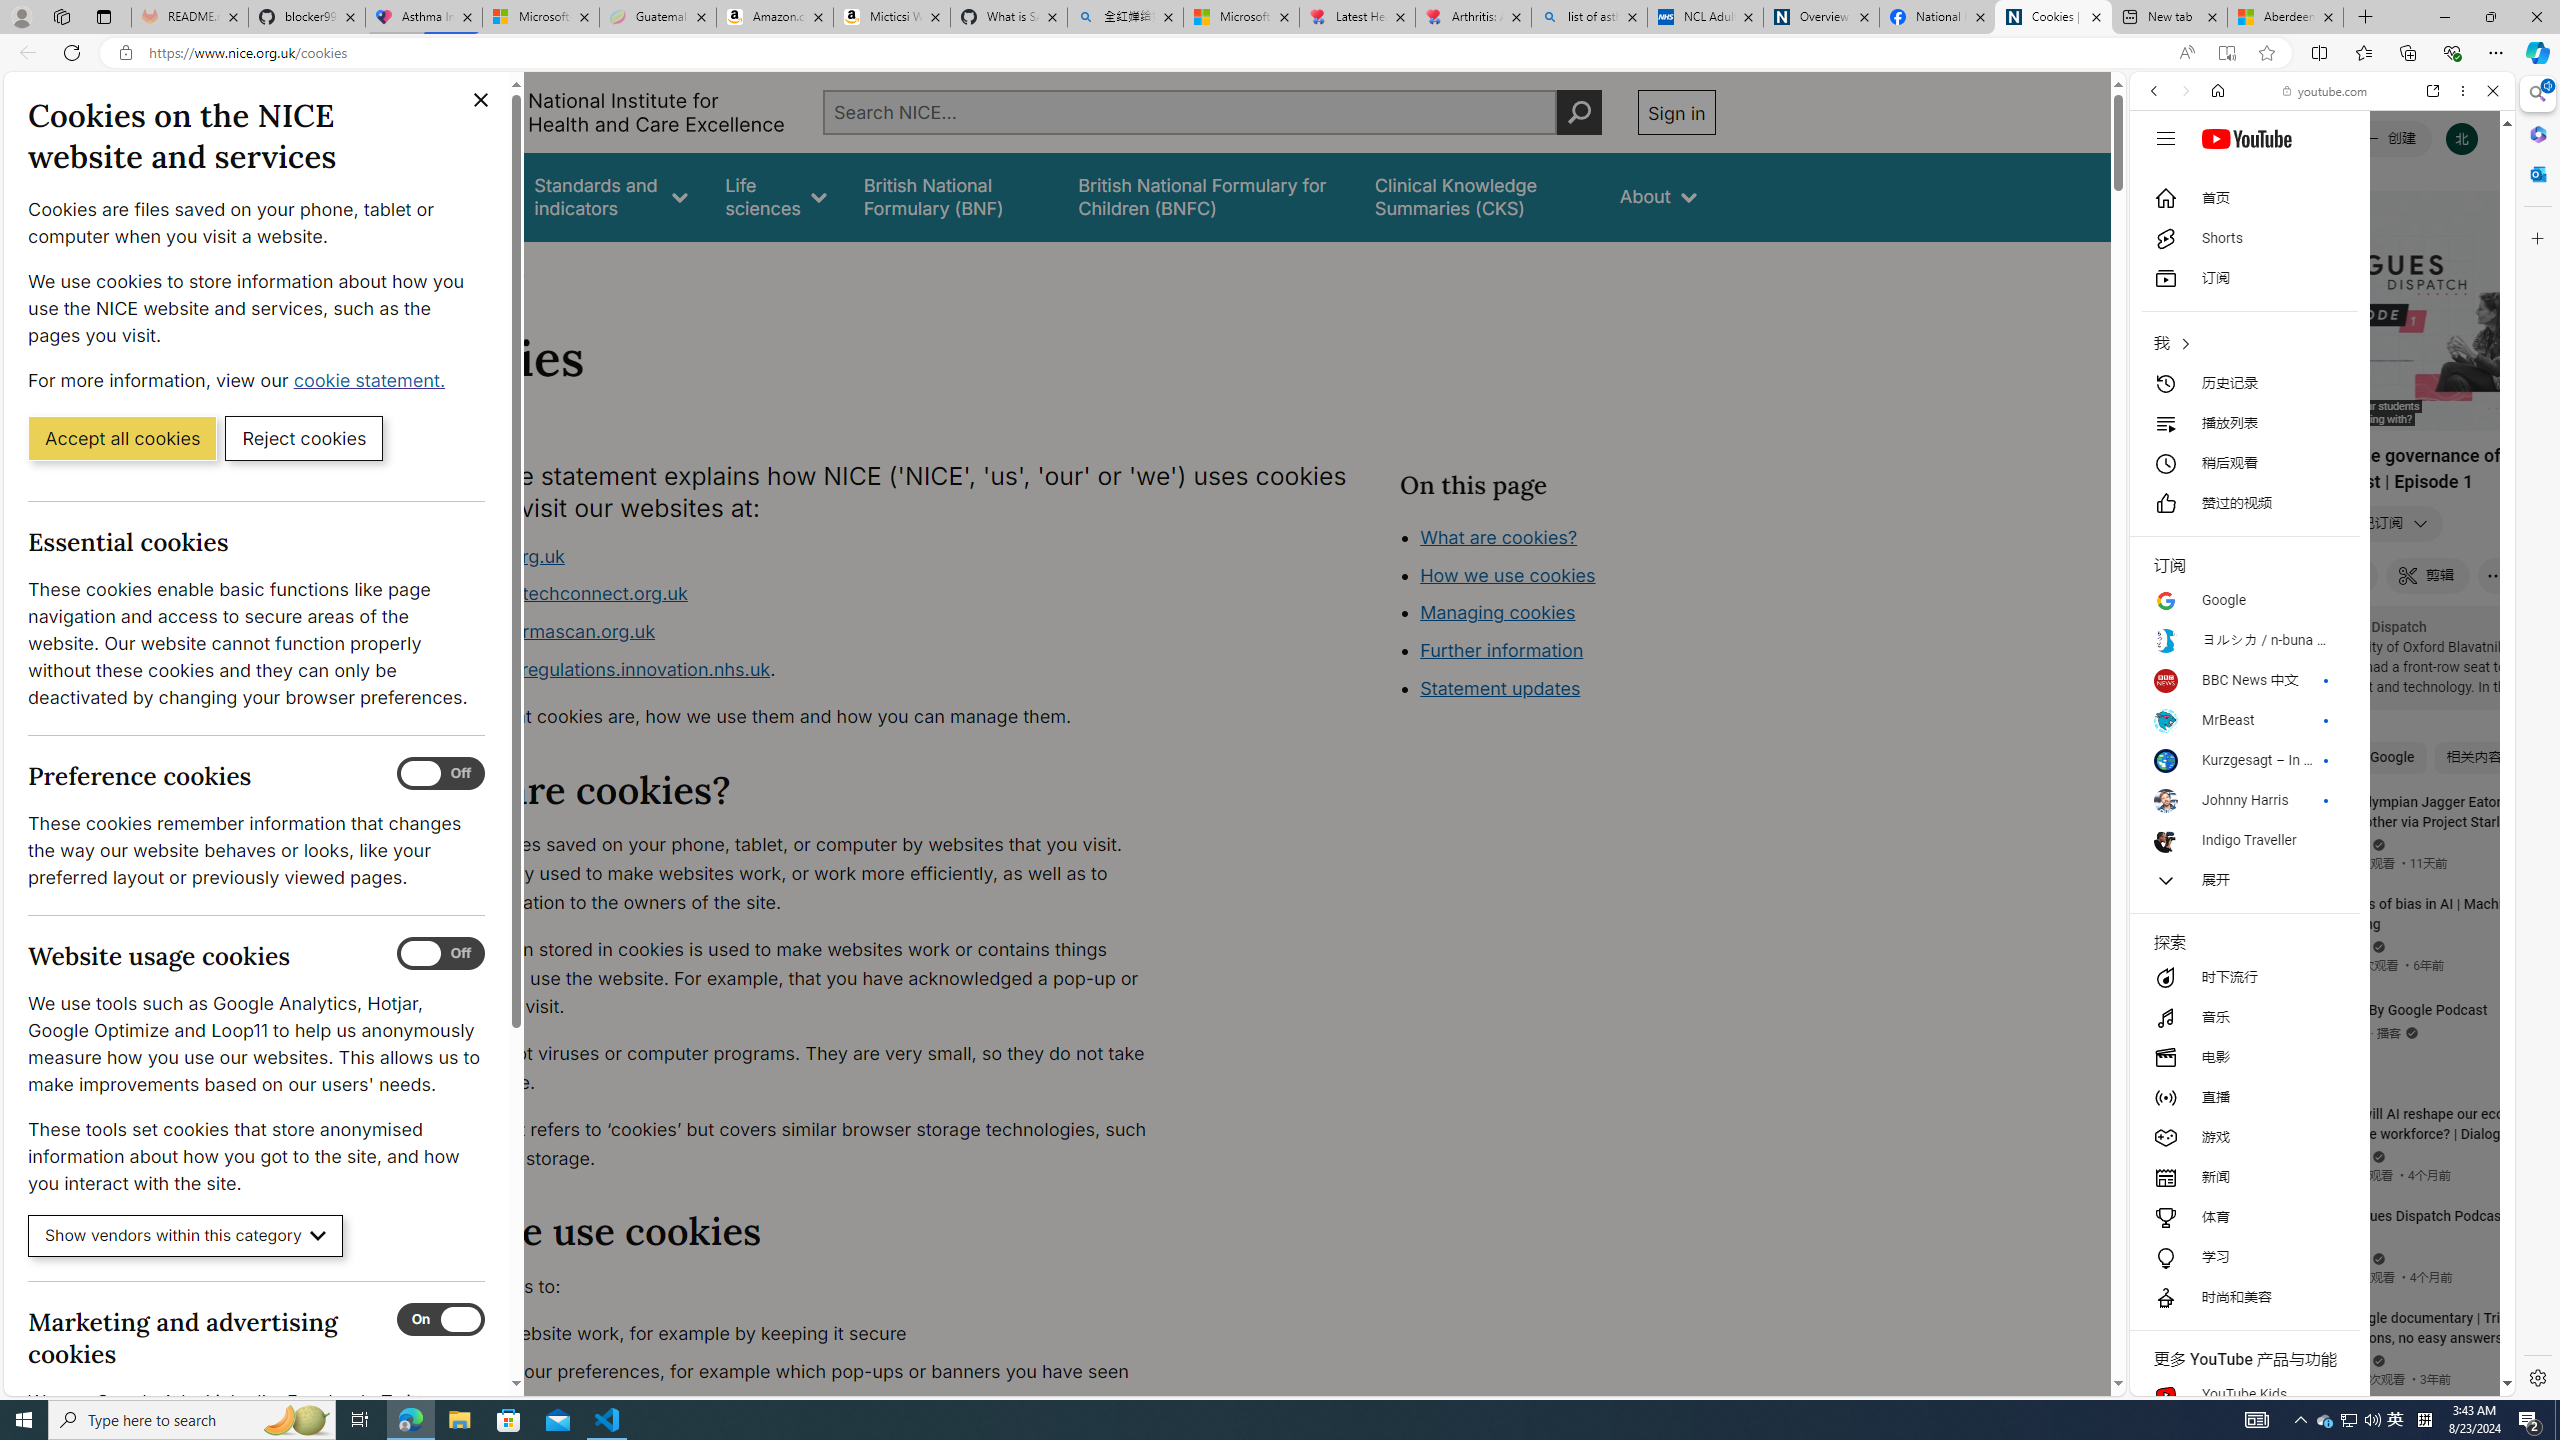  Describe the element at coordinates (2535, 237) in the screenshot. I see `'Close Customize pane'` at that location.